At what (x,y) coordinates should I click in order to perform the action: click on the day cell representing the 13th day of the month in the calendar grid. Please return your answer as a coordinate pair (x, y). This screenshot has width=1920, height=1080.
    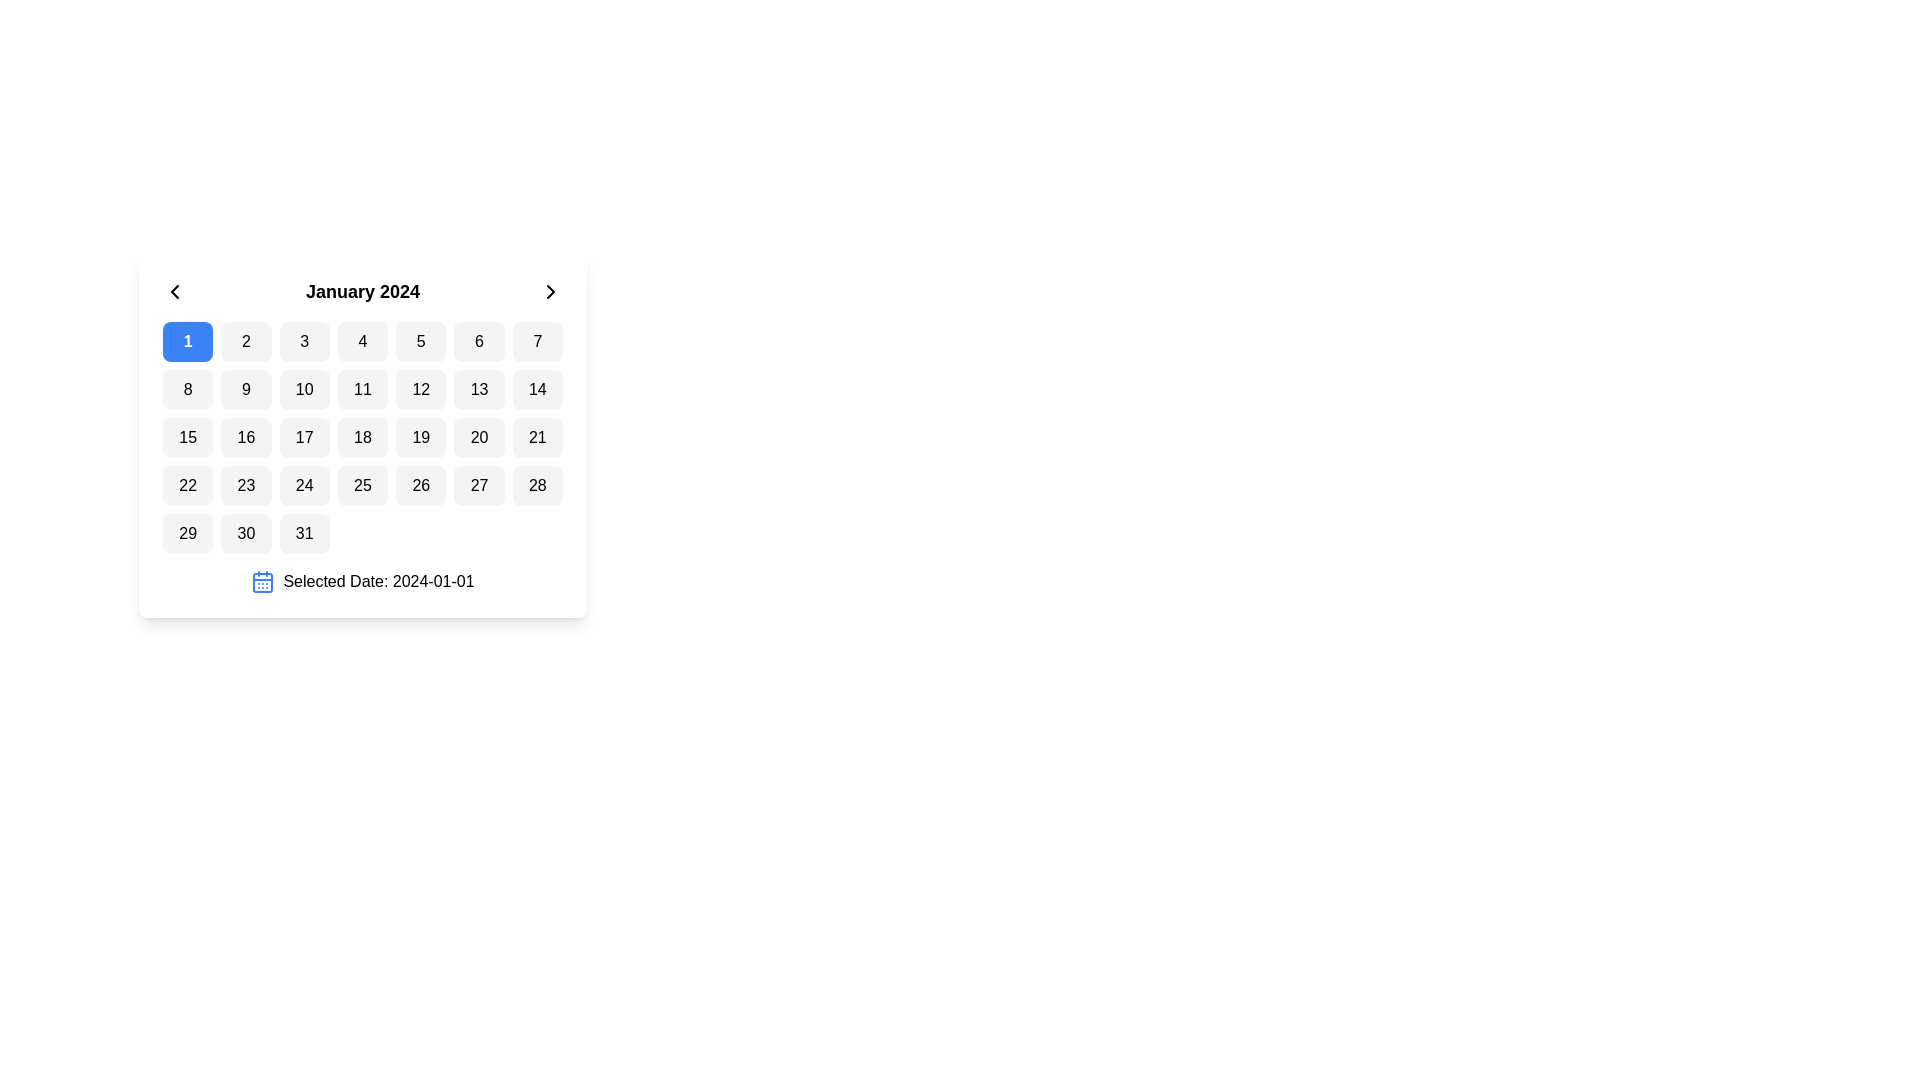
    Looking at the image, I should click on (478, 389).